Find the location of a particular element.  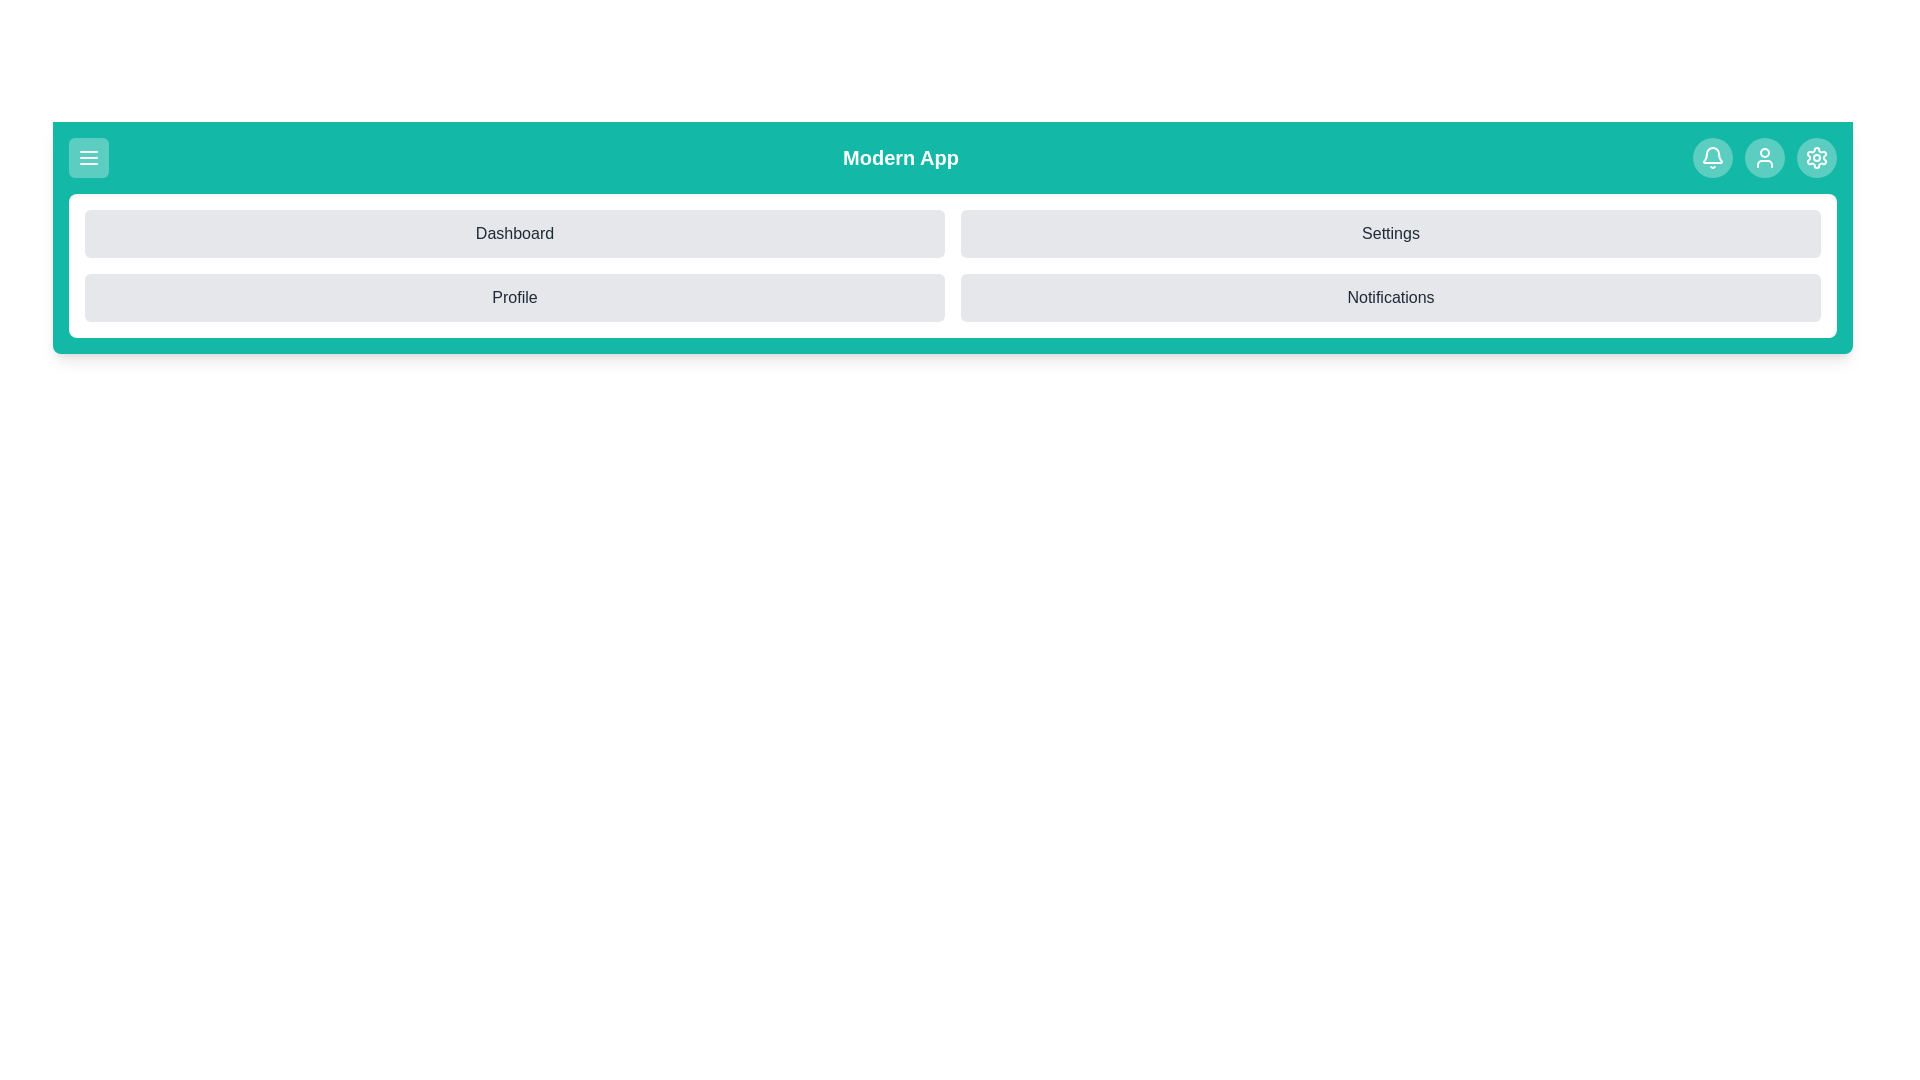

the settings icon in the top-right corner of the ModernAppBar is located at coordinates (1816, 157).